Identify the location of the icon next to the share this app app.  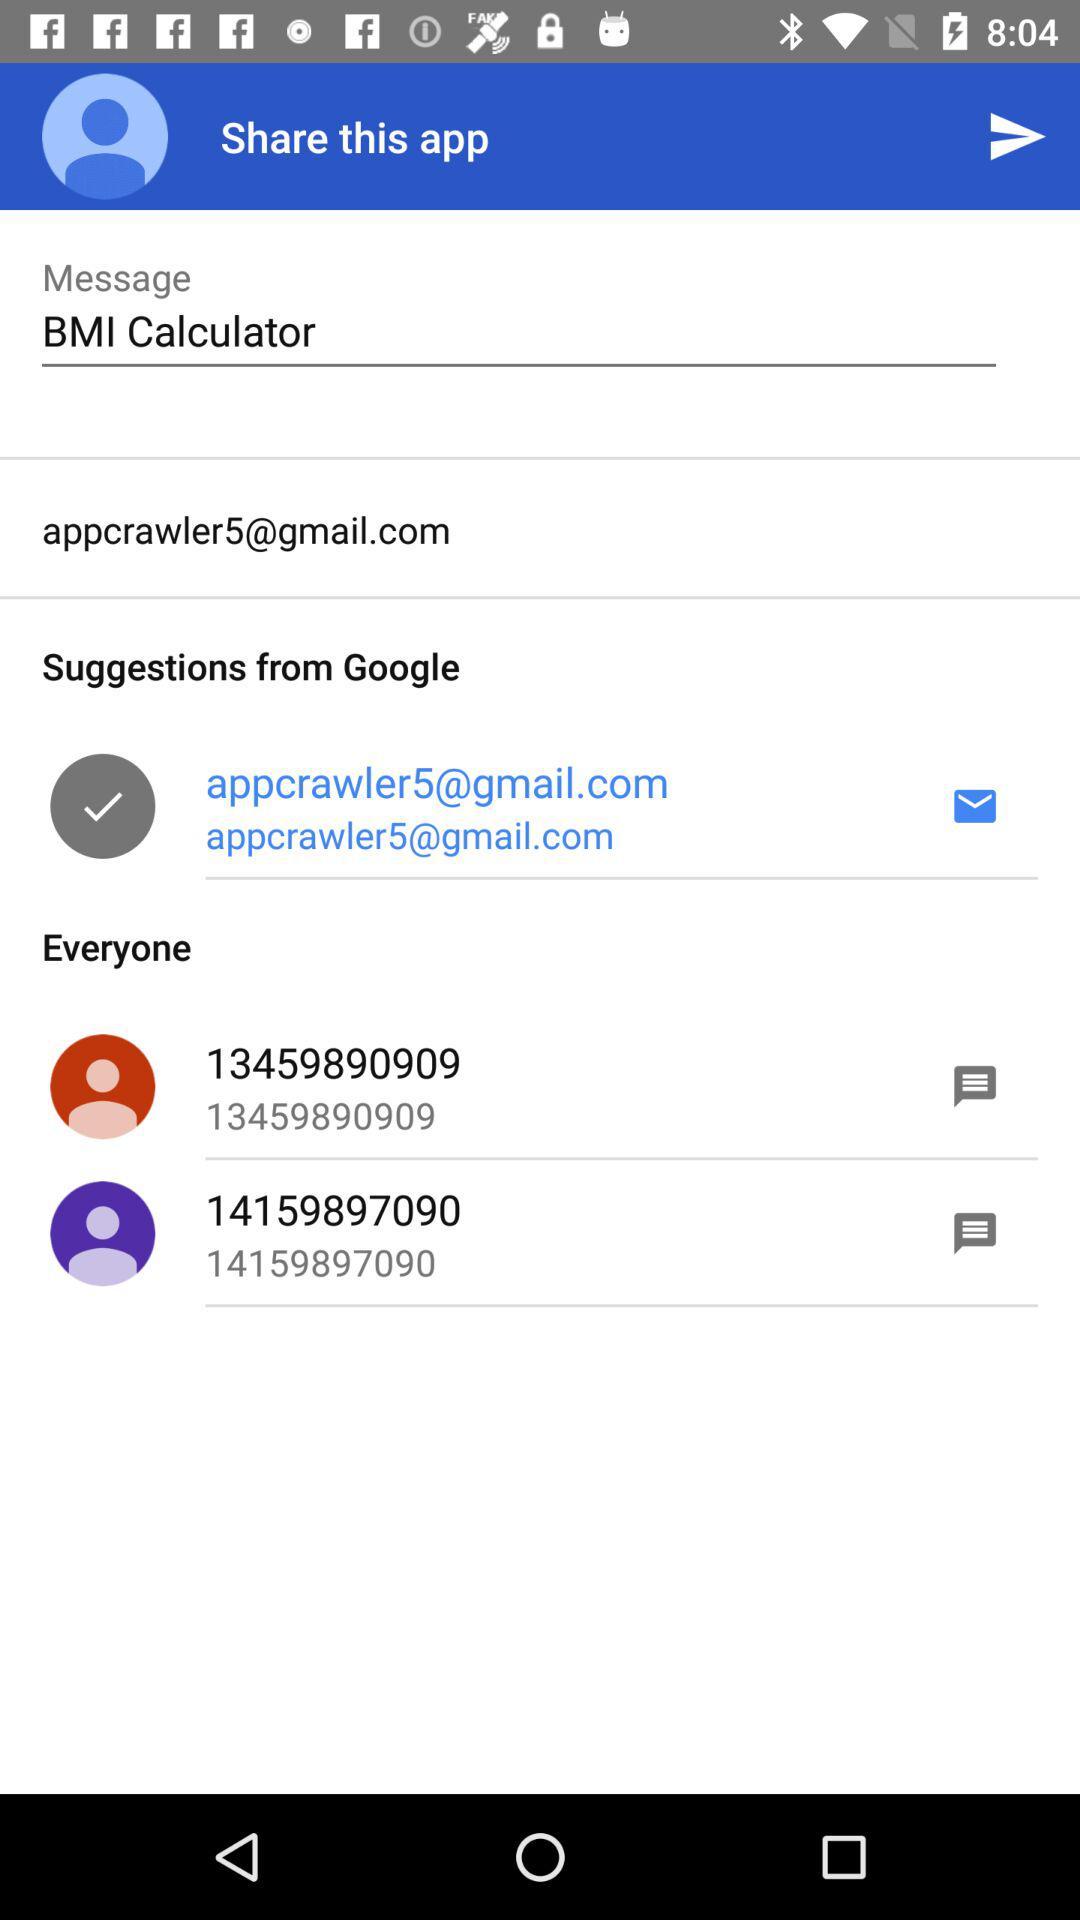
(104, 135).